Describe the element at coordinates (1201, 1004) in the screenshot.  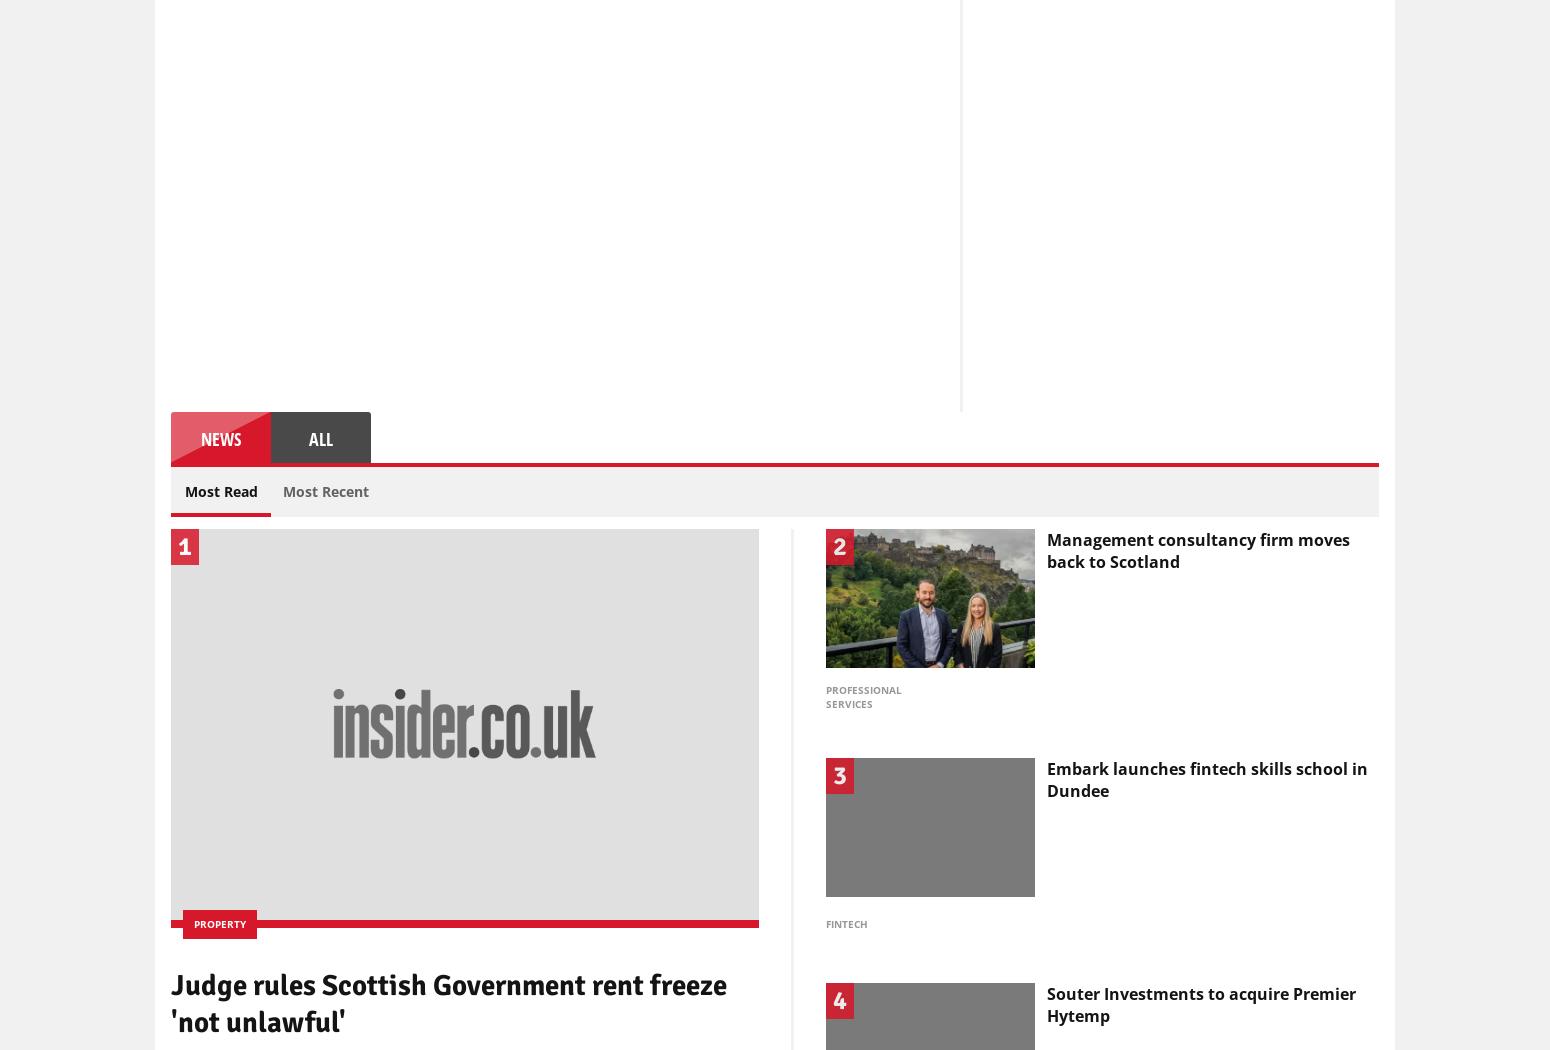
I see `'Souter Investments to acquire Premier Hytemp'` at that location.